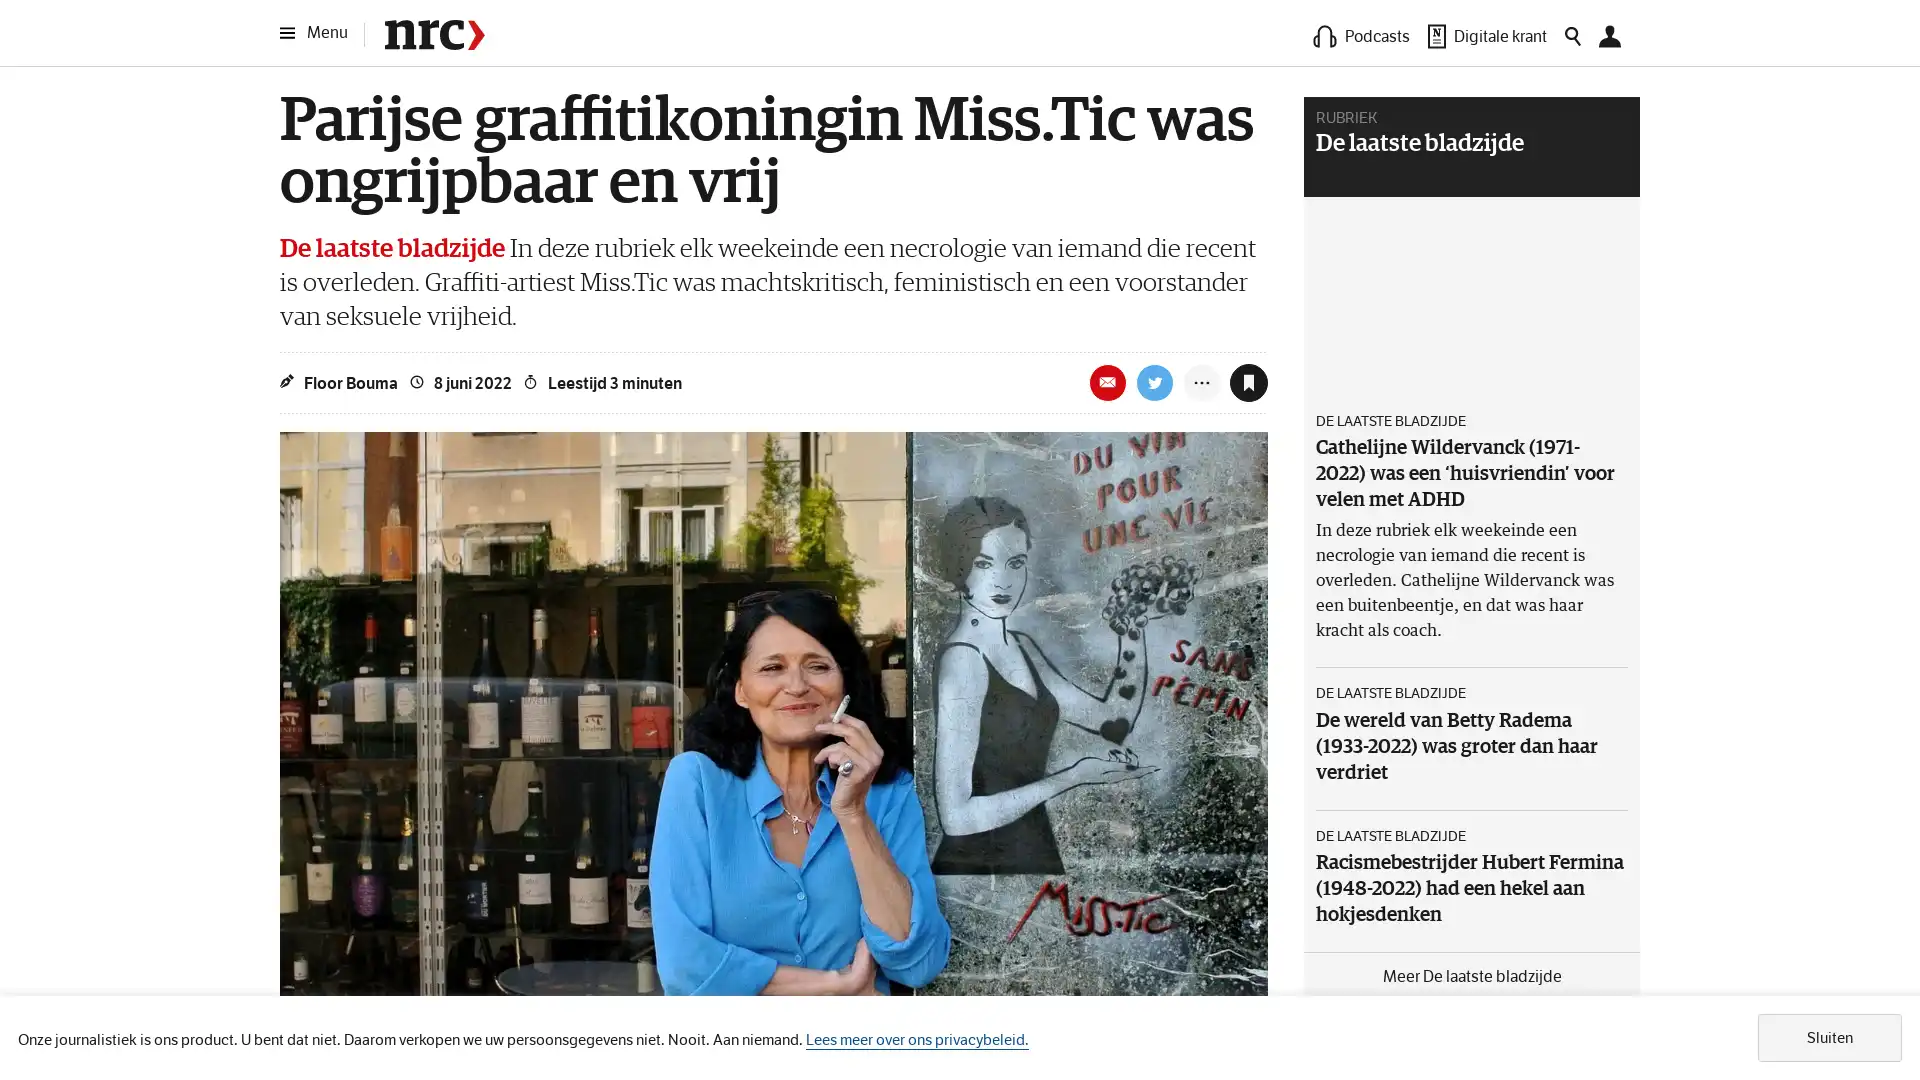 This screenshot has width=1920, height=1080. I want to click on Meer opties, so click(1200, 382).